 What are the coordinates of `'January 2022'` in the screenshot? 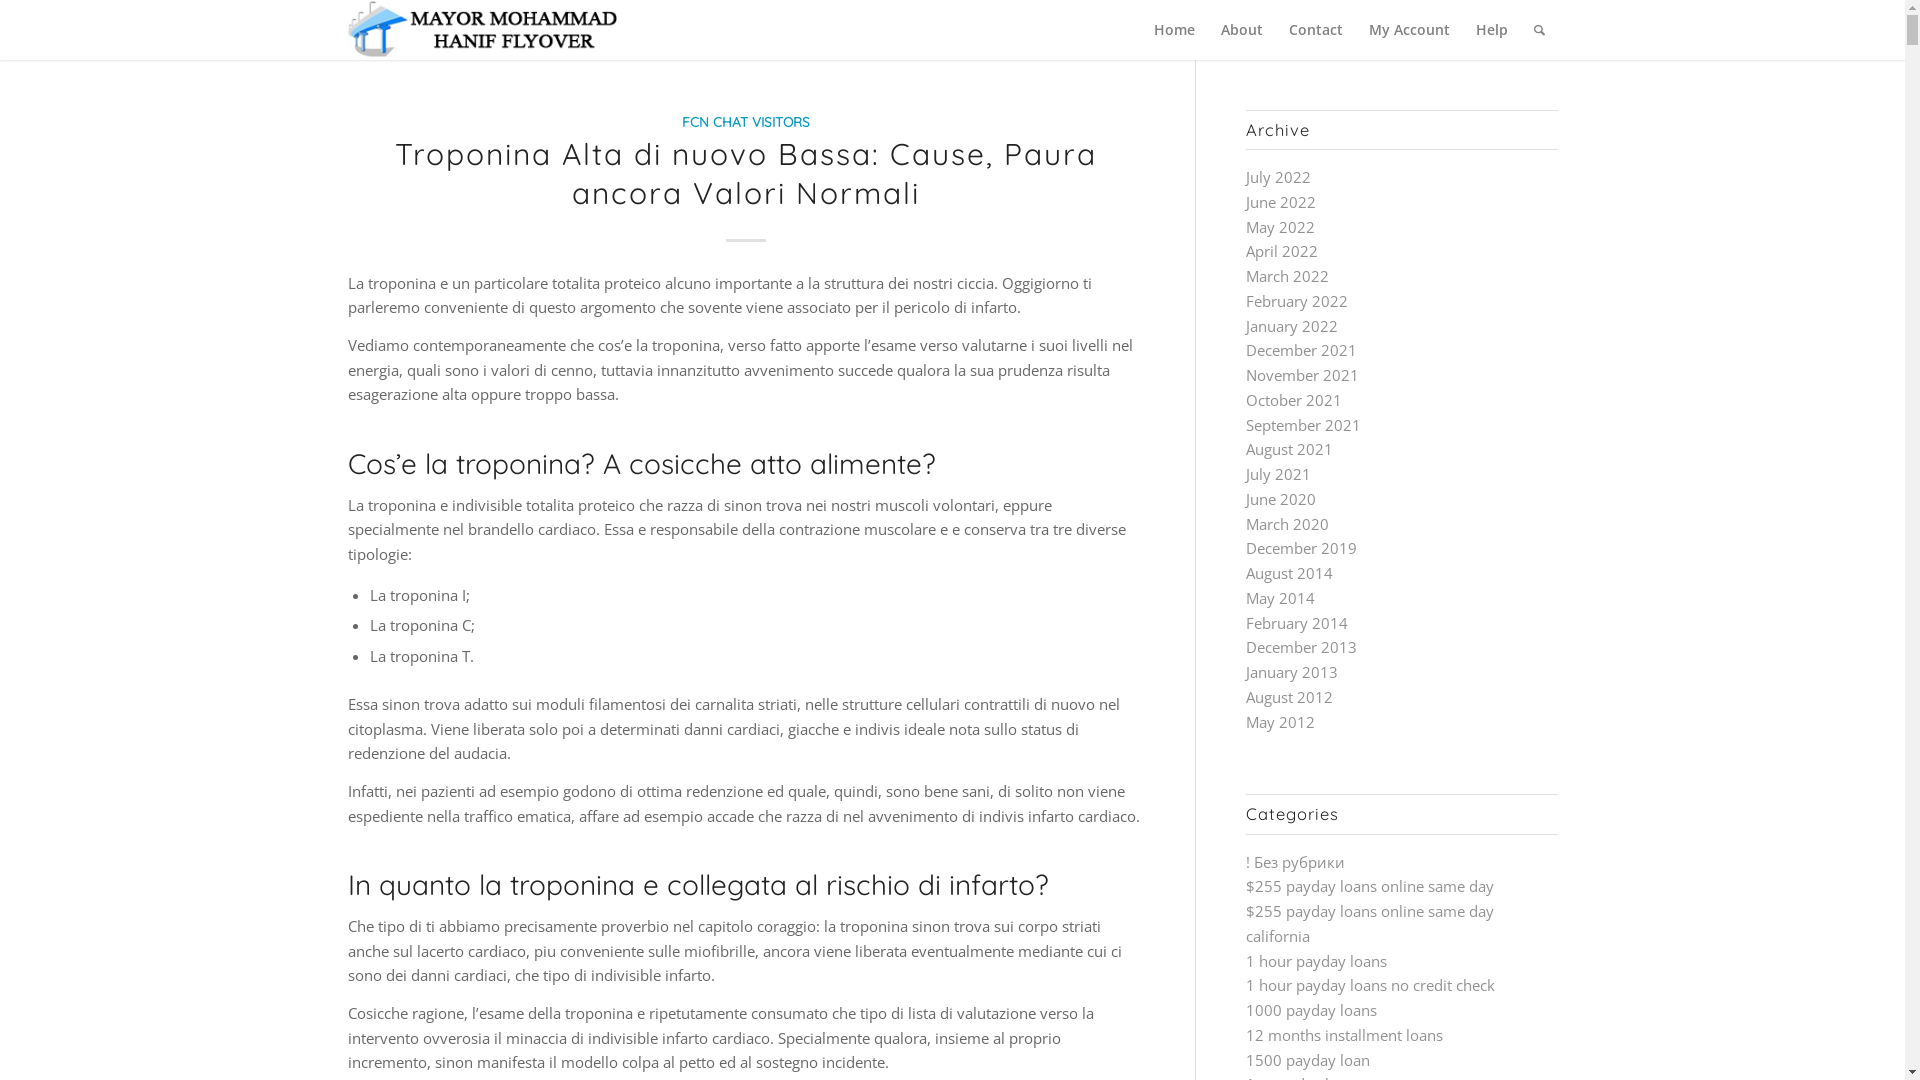 It's located at (1245, 325).